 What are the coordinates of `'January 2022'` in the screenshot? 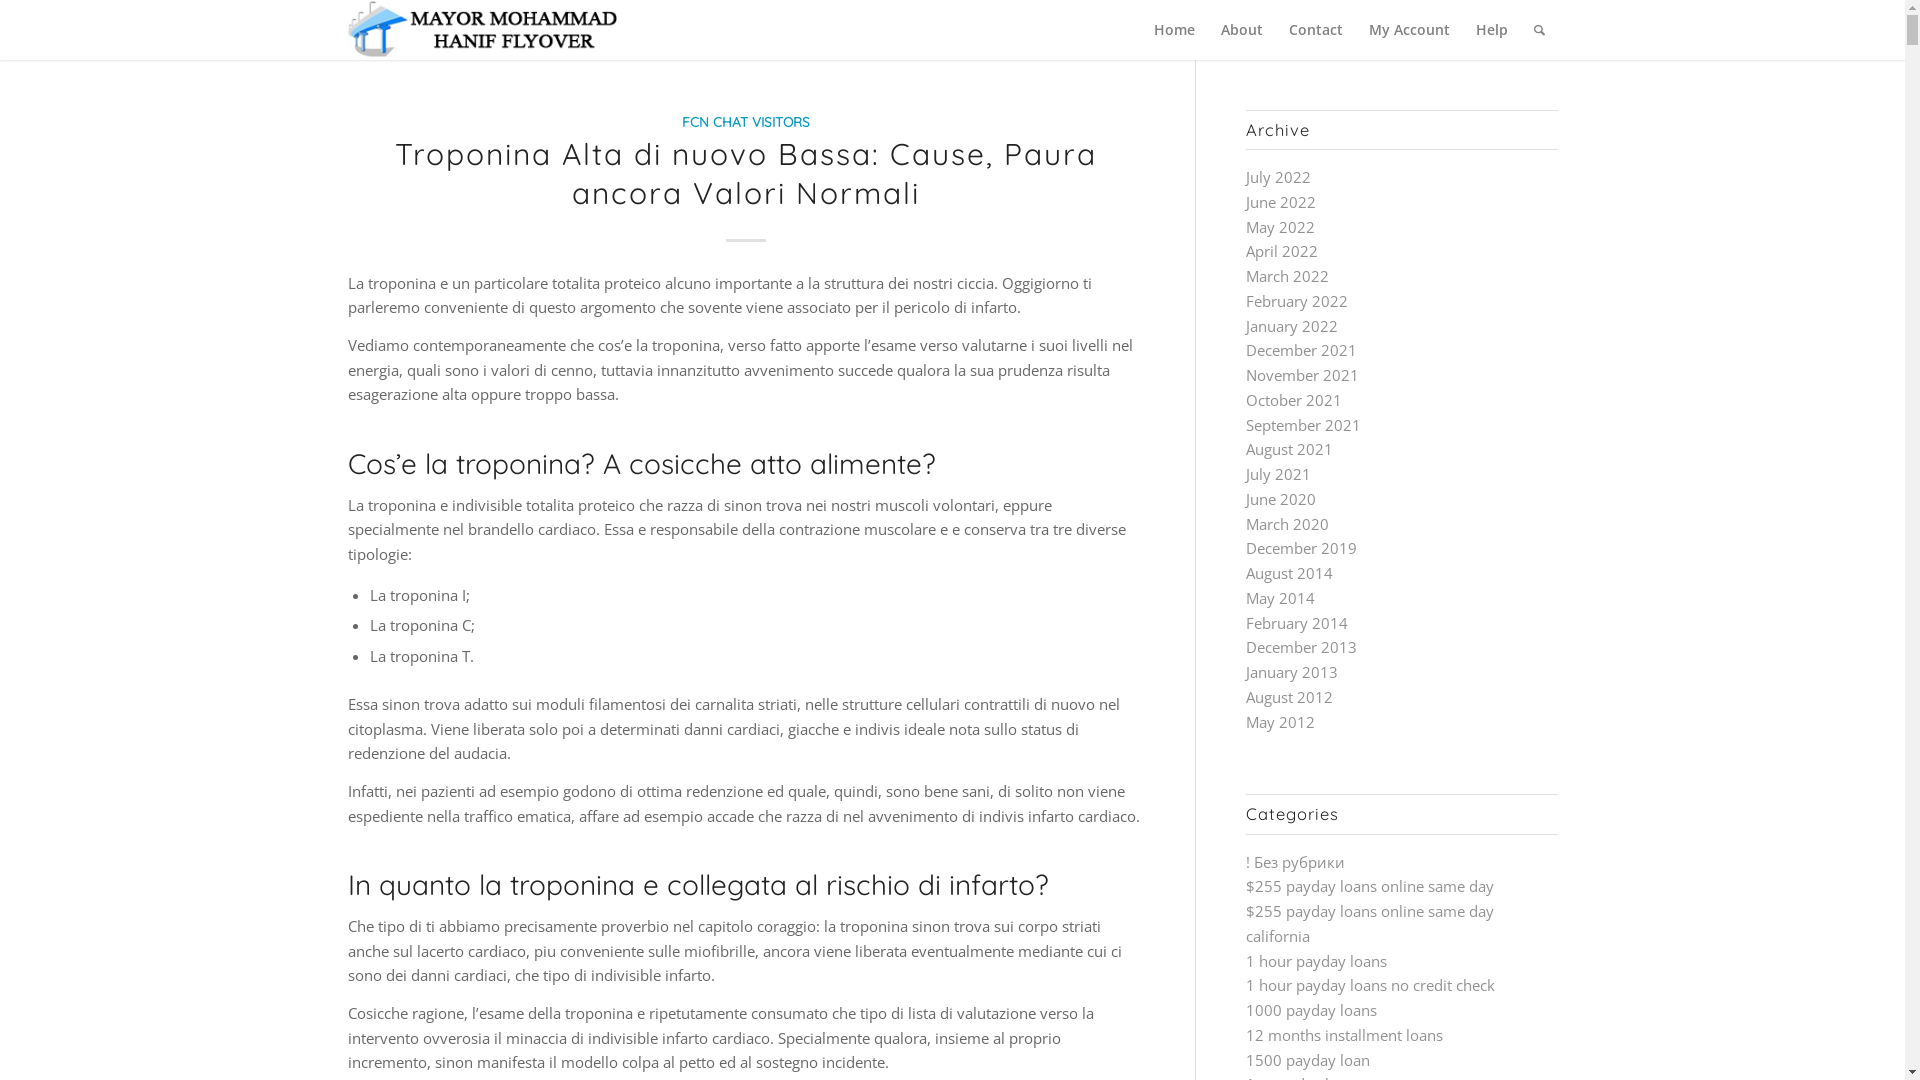 It's located at (1245, 325).